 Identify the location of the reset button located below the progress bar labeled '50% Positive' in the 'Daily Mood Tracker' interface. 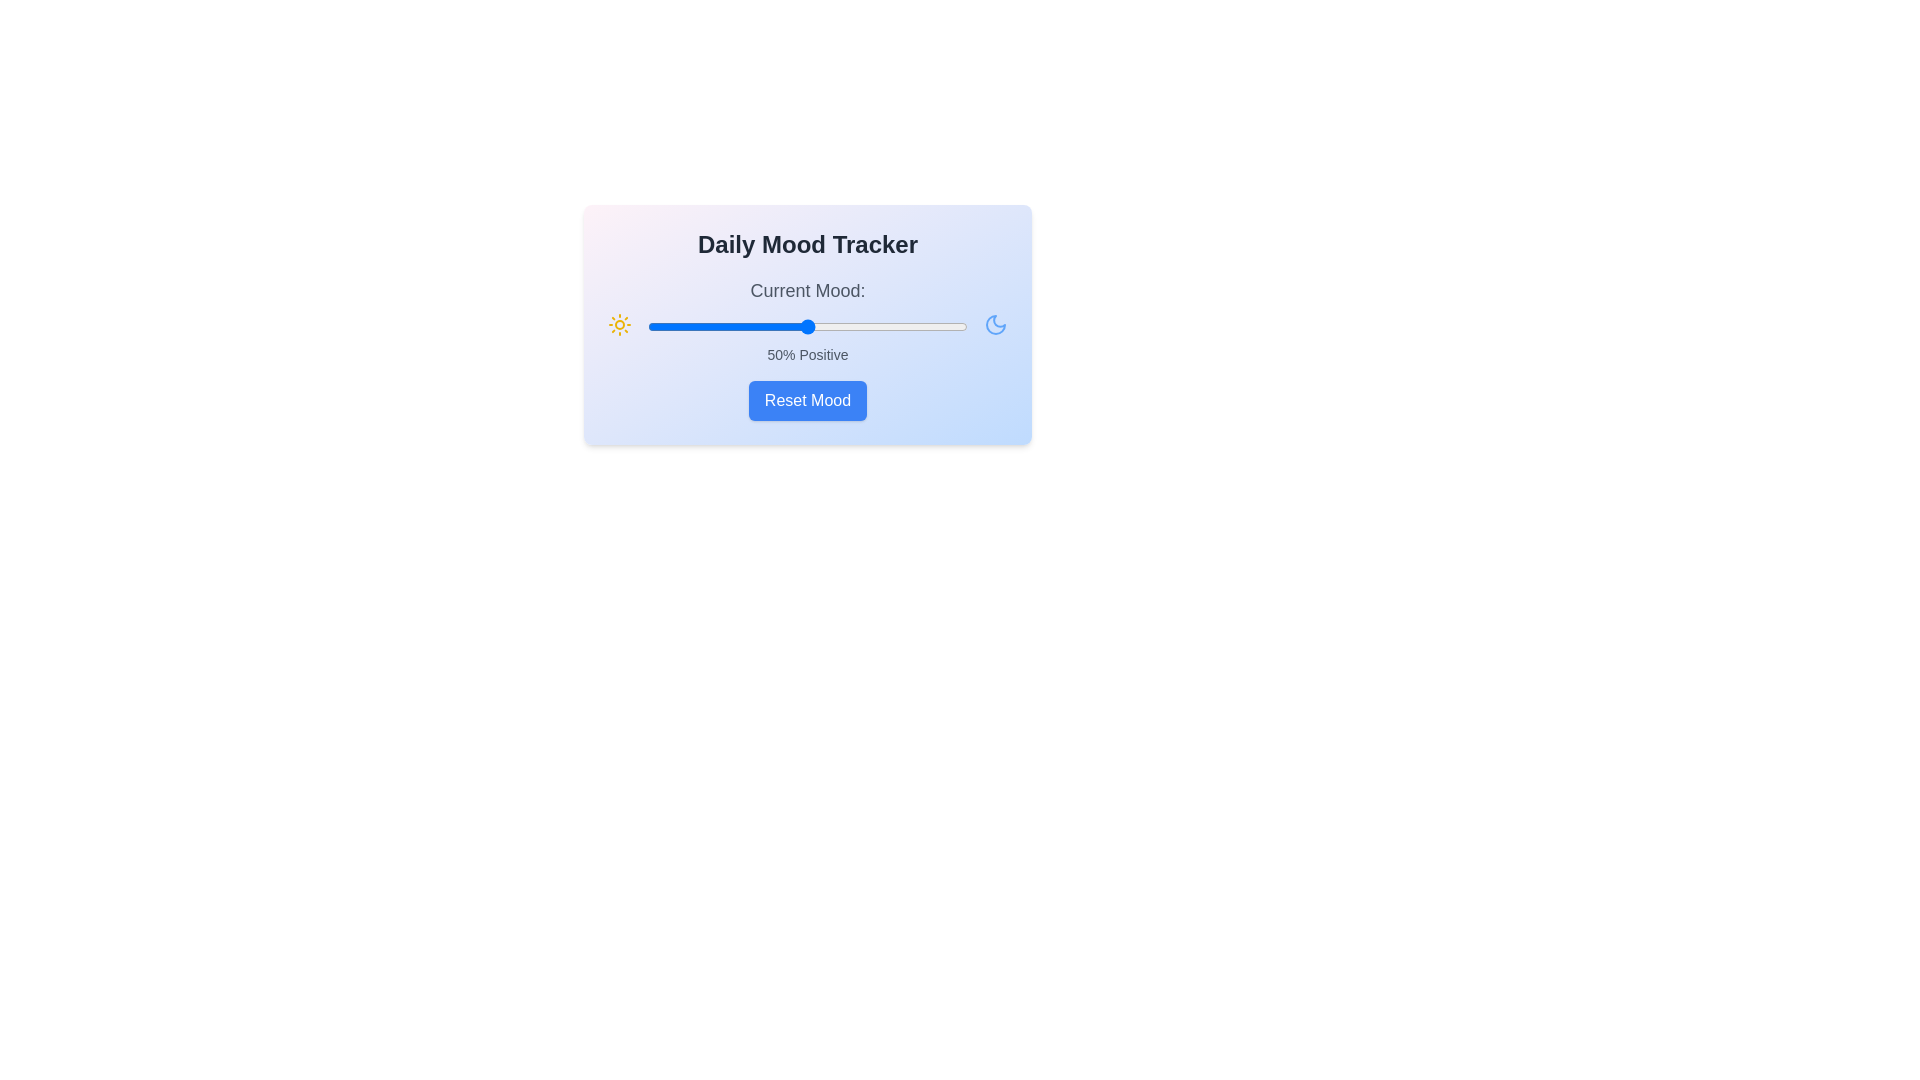
(807, 401).